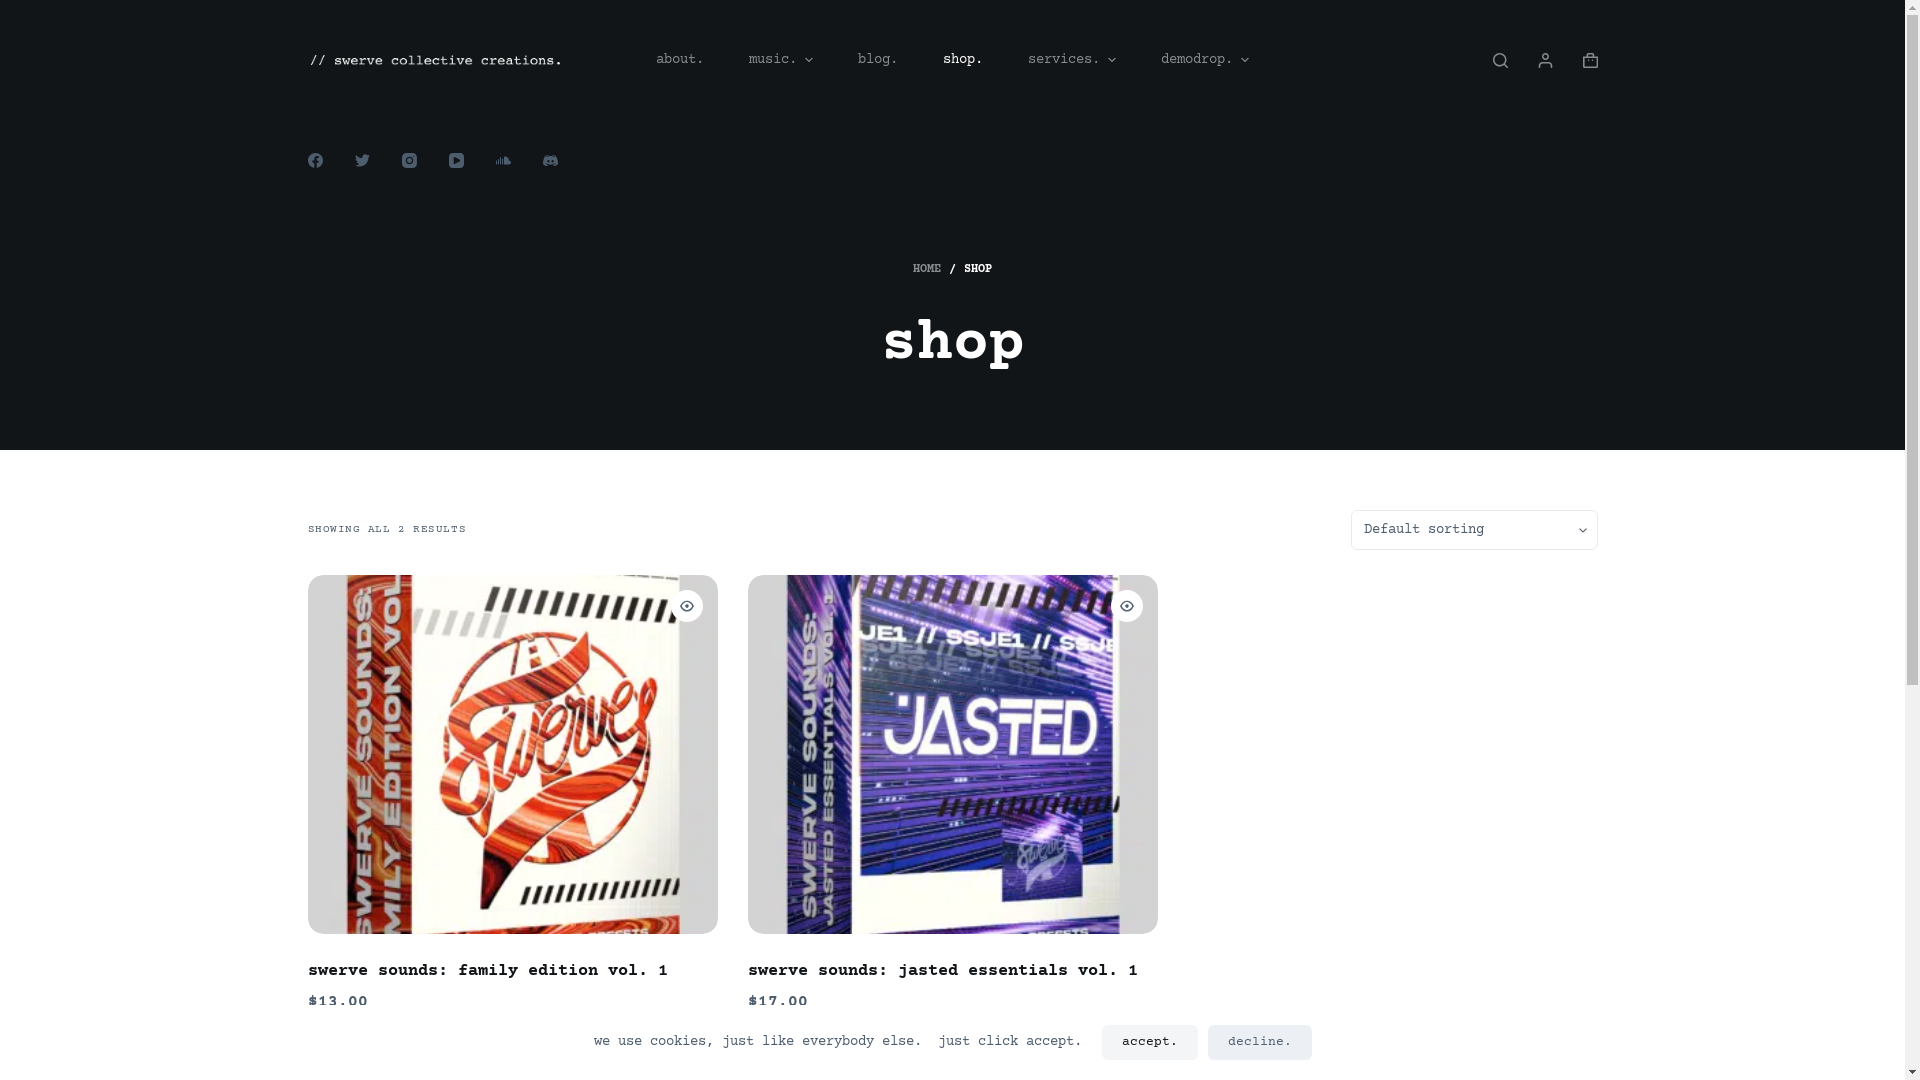 The width and height of the screenshot is (1920, 1080). Describe the element at coordinates (1006, 59) in the screenshot. I see `'services.'` at that location.